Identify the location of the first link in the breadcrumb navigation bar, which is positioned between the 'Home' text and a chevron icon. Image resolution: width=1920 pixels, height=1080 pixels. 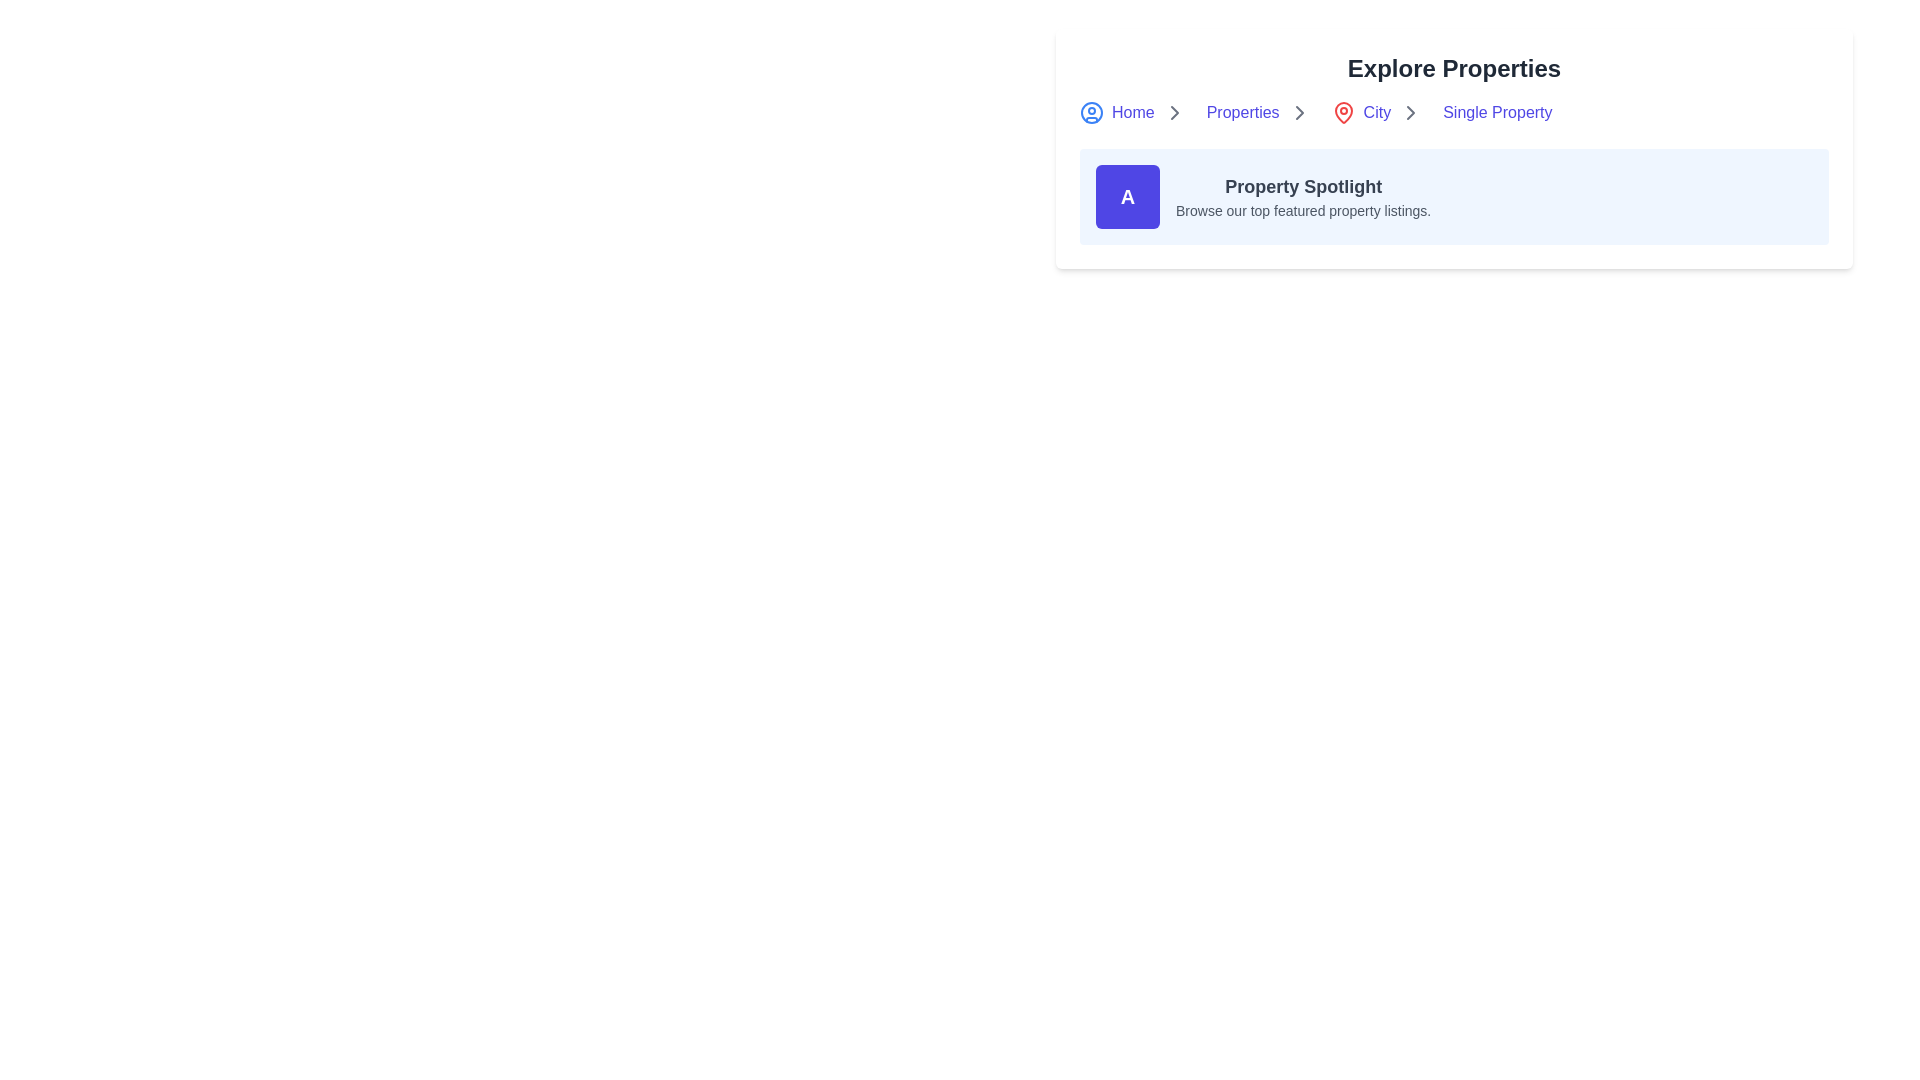
(1242, 112).